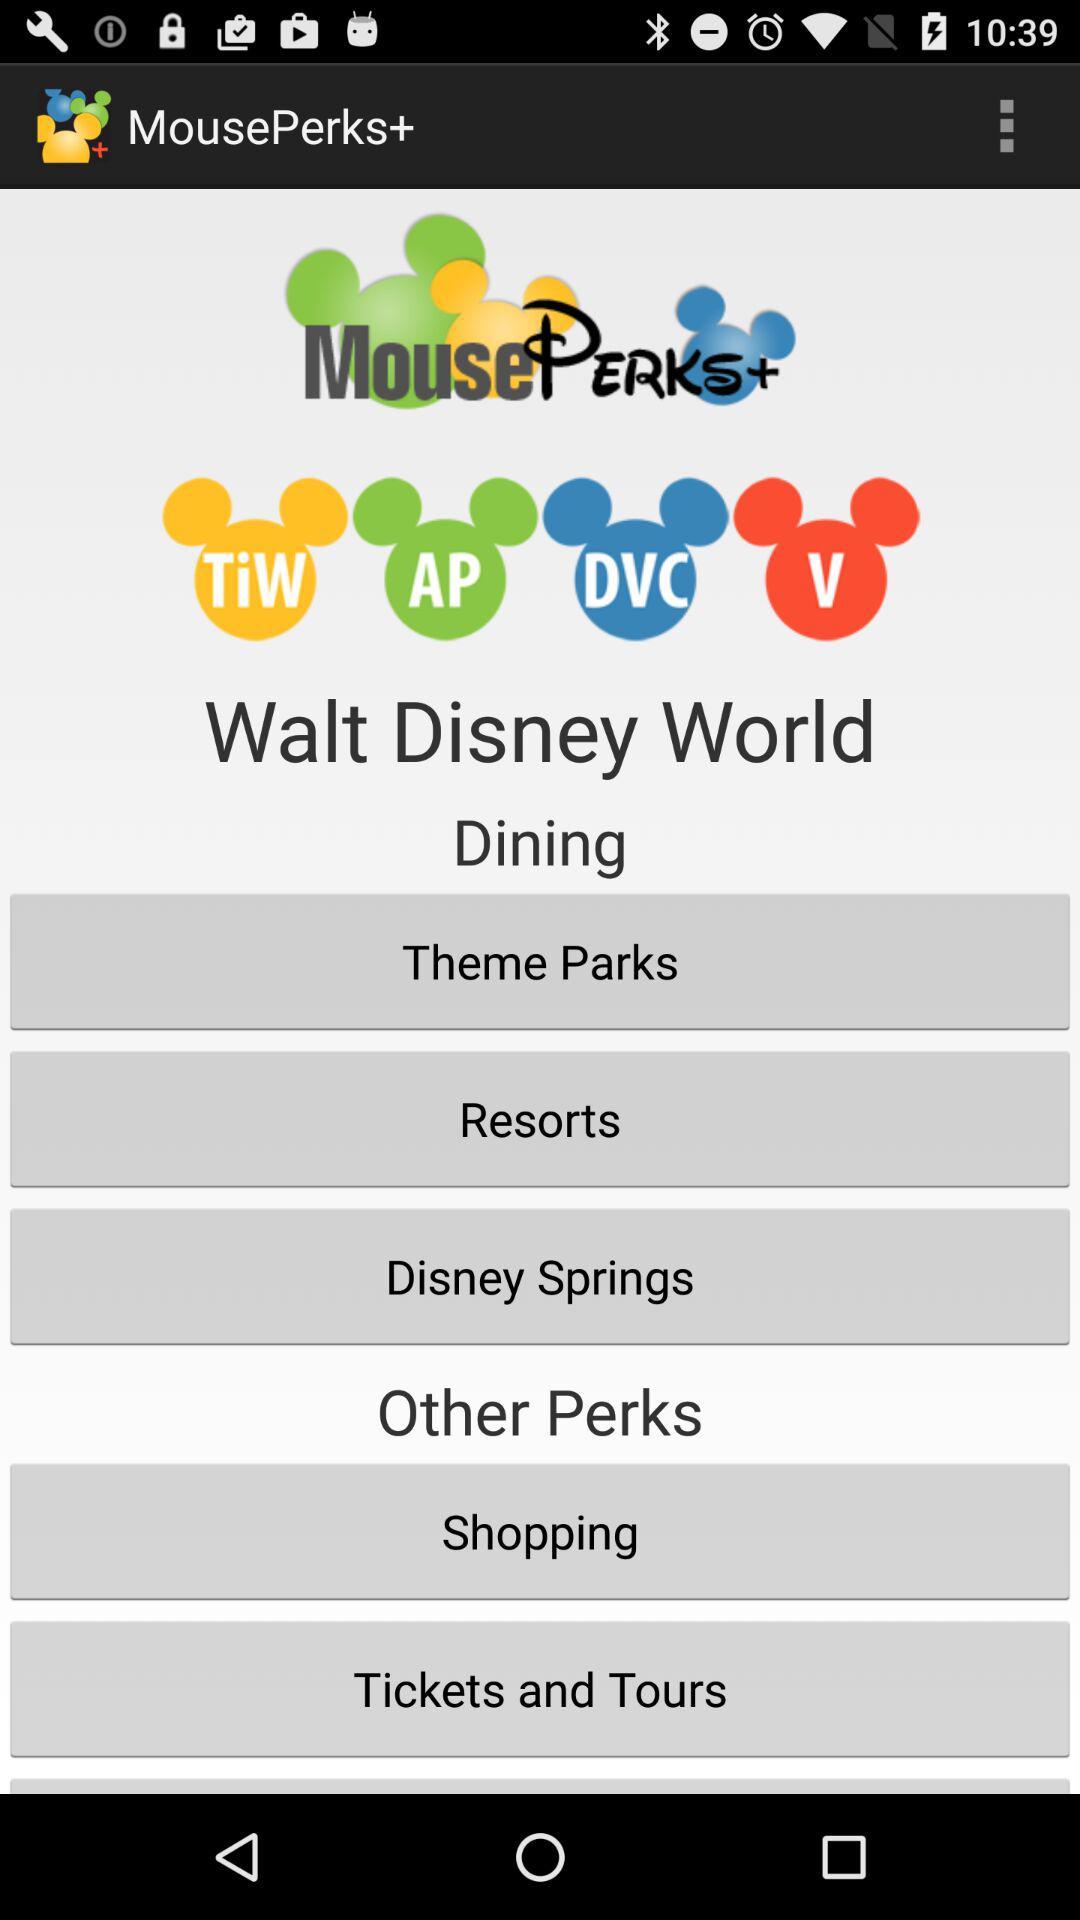 This screenshot has width=1080, height=1920. I want to click on tickets and tours item, so click(540, 1688).